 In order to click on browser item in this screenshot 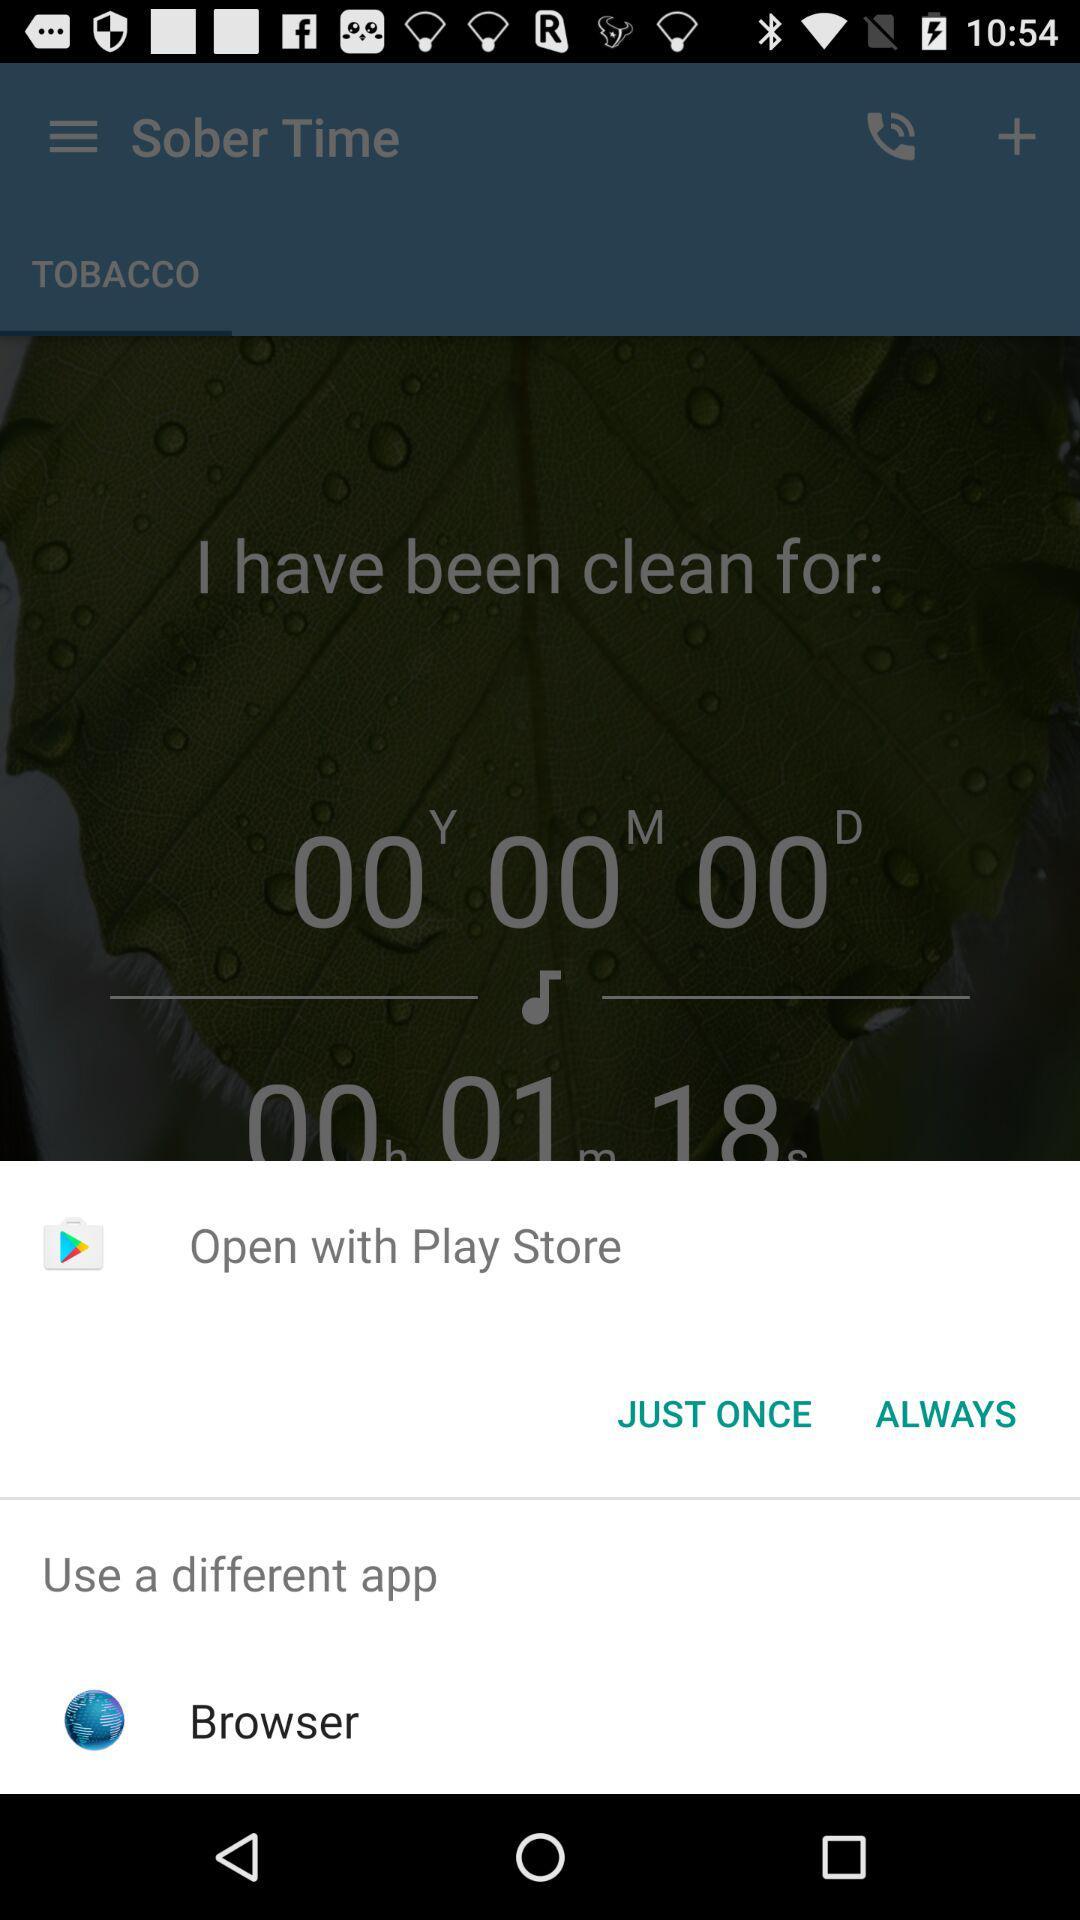, I will do `click(274, 1719)`.